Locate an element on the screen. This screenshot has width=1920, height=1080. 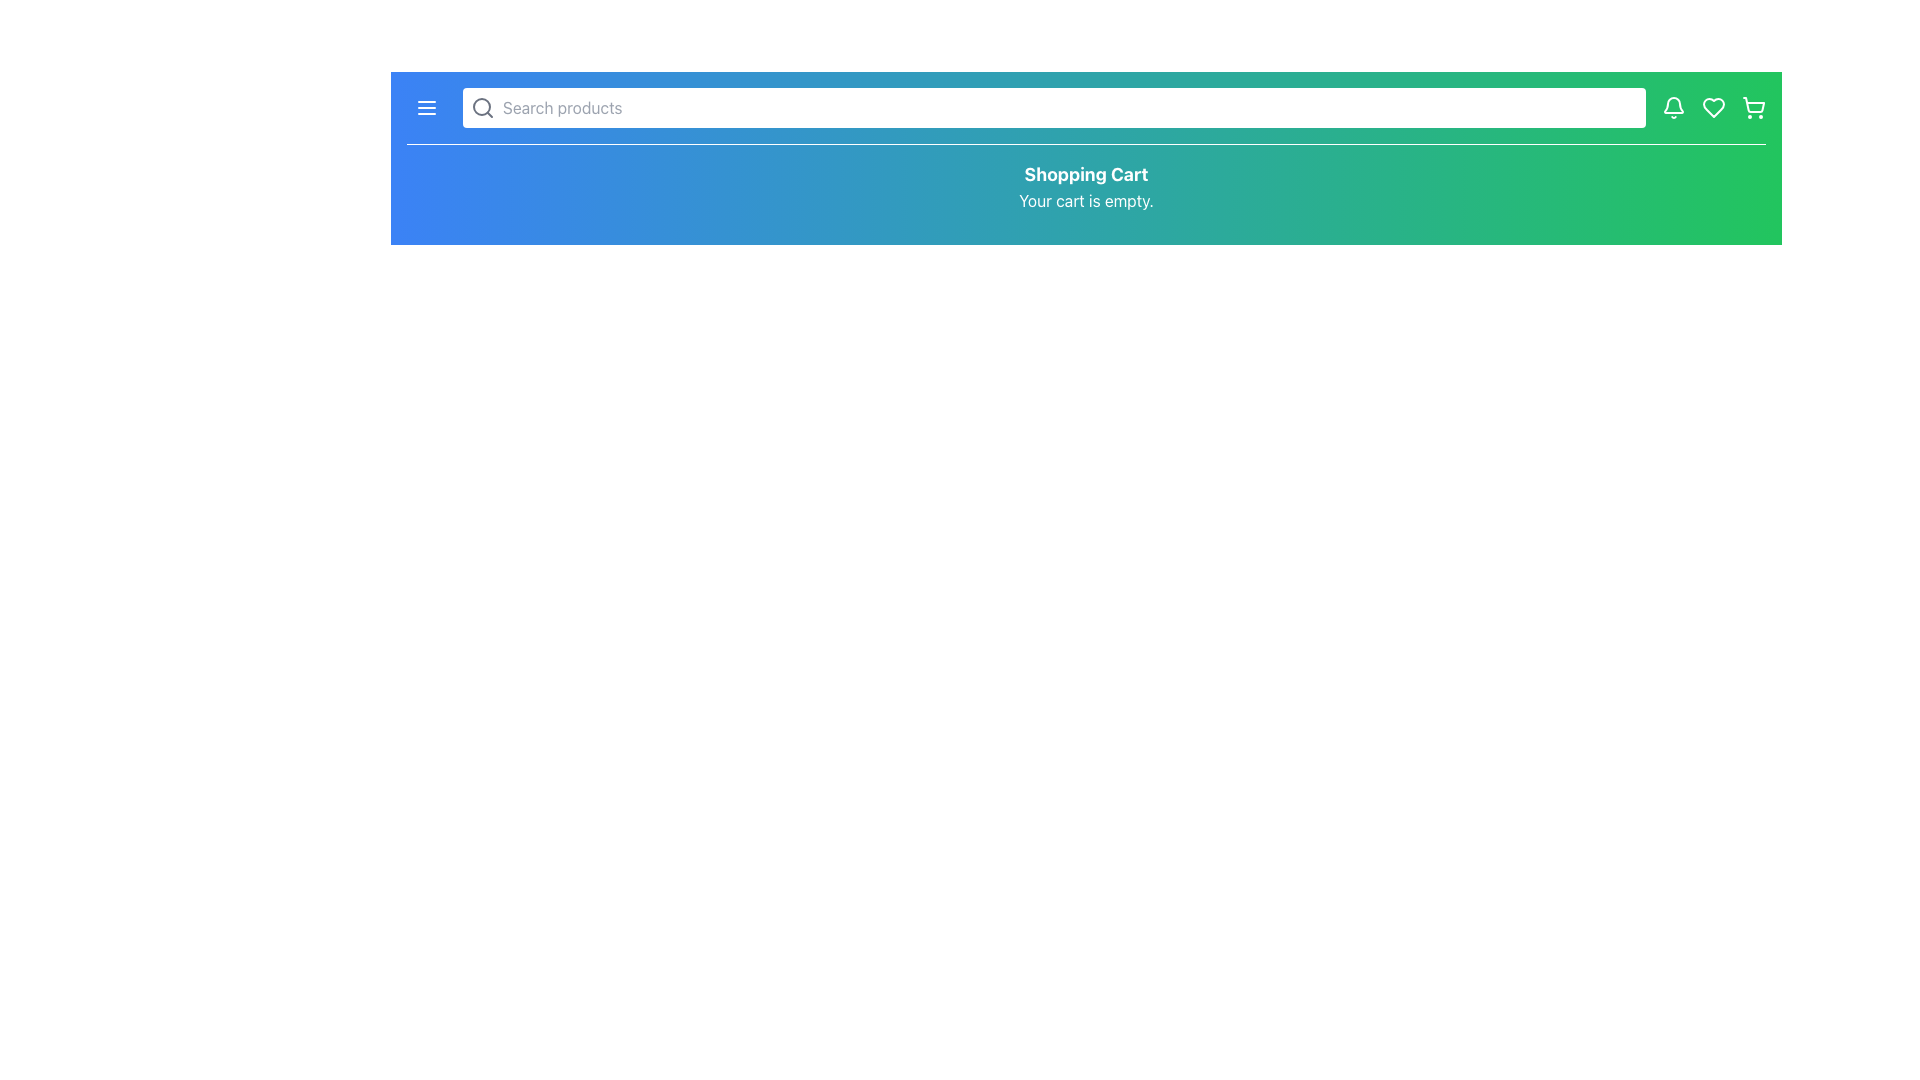
the shopping cart icon button located on the right side of the horizontal navigation bar is located at coordinates (1752, 108).